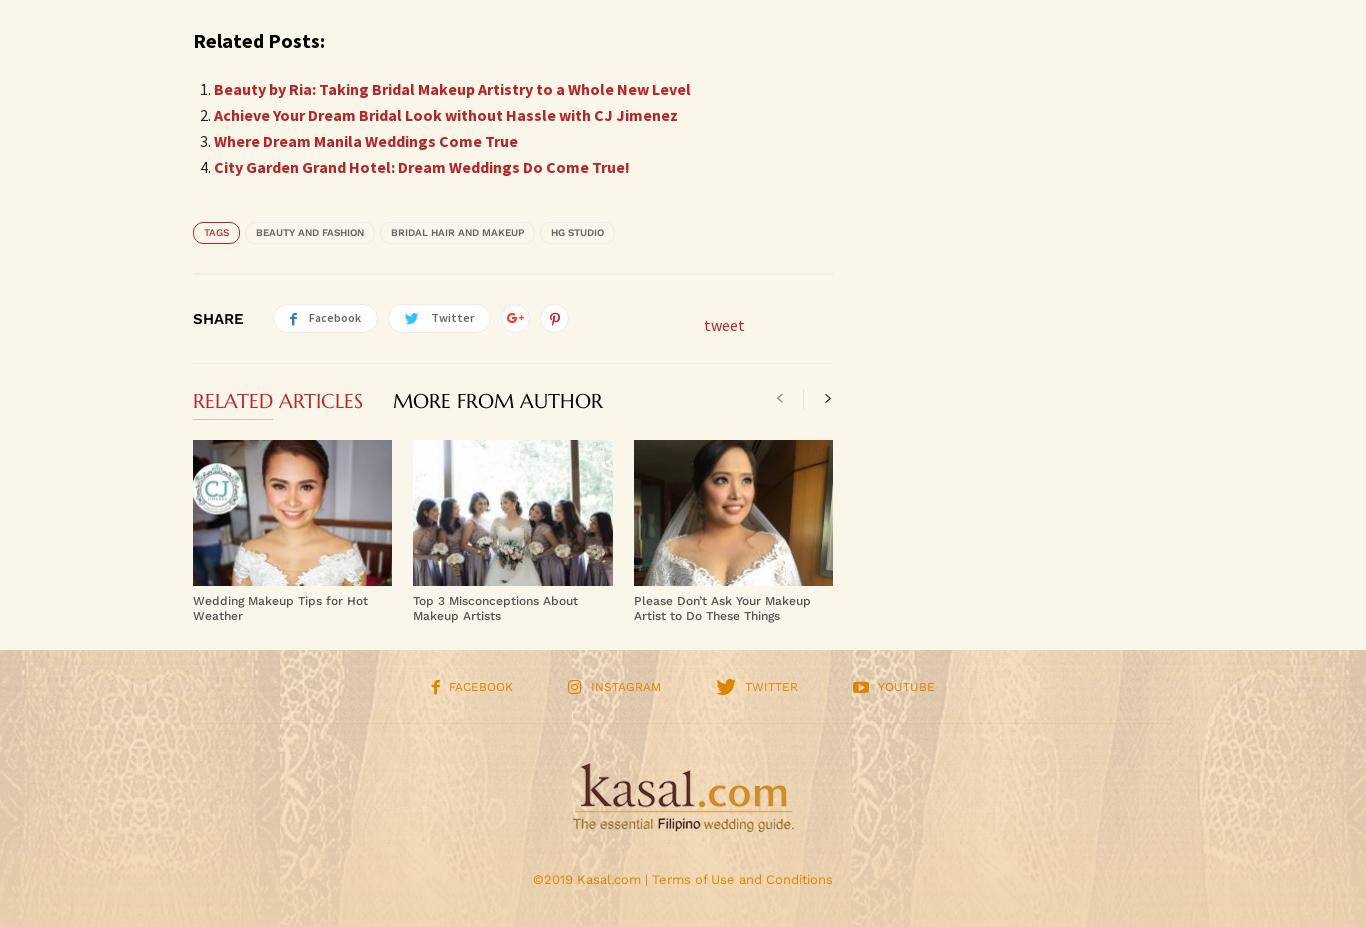  What do you see at coordinates (258, 39) in the screenshot?
I see `'Related posts:'` at bounding box center [258, 39].